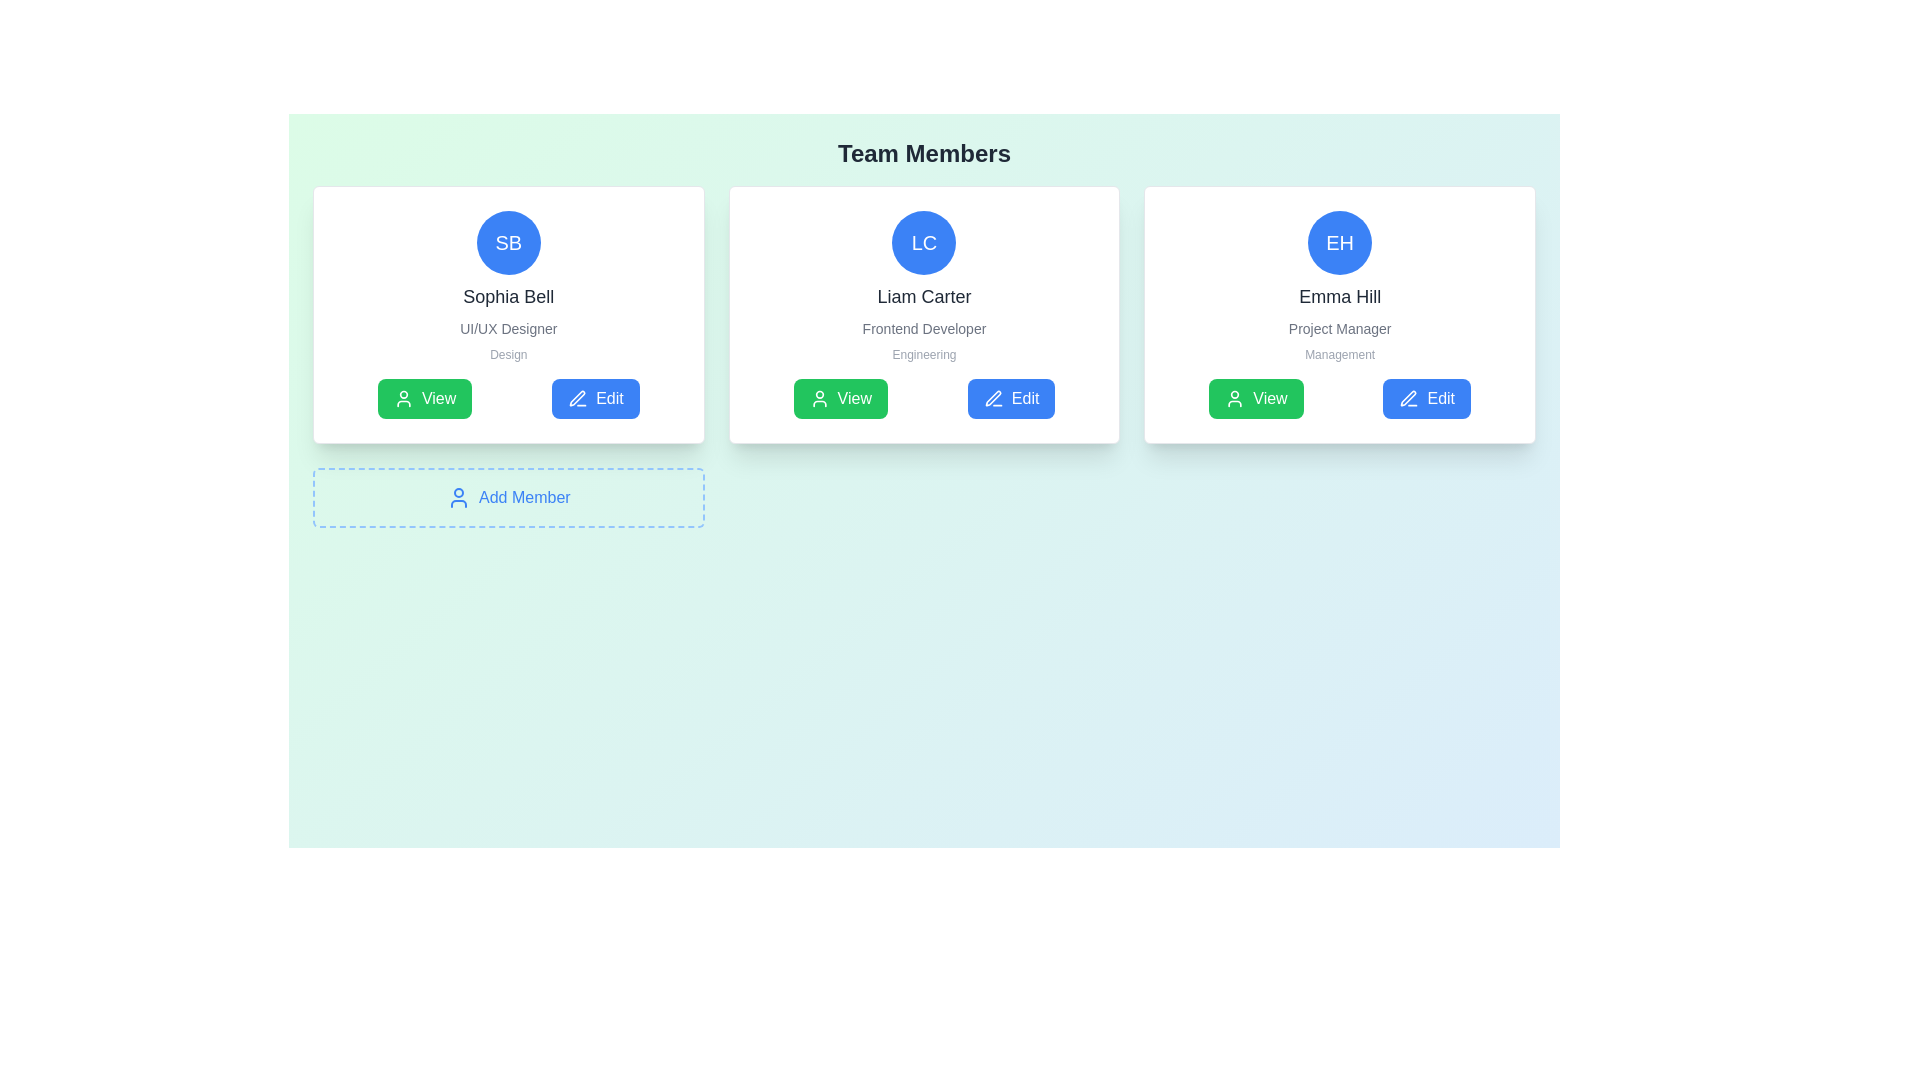 The height and width of the screenshot is (1080, 1920). What do you see at coordinates (923, 327) in the screenshot?
I see `the text label displaying 'Frontend Developer' which is styled with a smaller gray font and is located beneath the 'Liam Carter' name text` at bounding box center [923, 327].